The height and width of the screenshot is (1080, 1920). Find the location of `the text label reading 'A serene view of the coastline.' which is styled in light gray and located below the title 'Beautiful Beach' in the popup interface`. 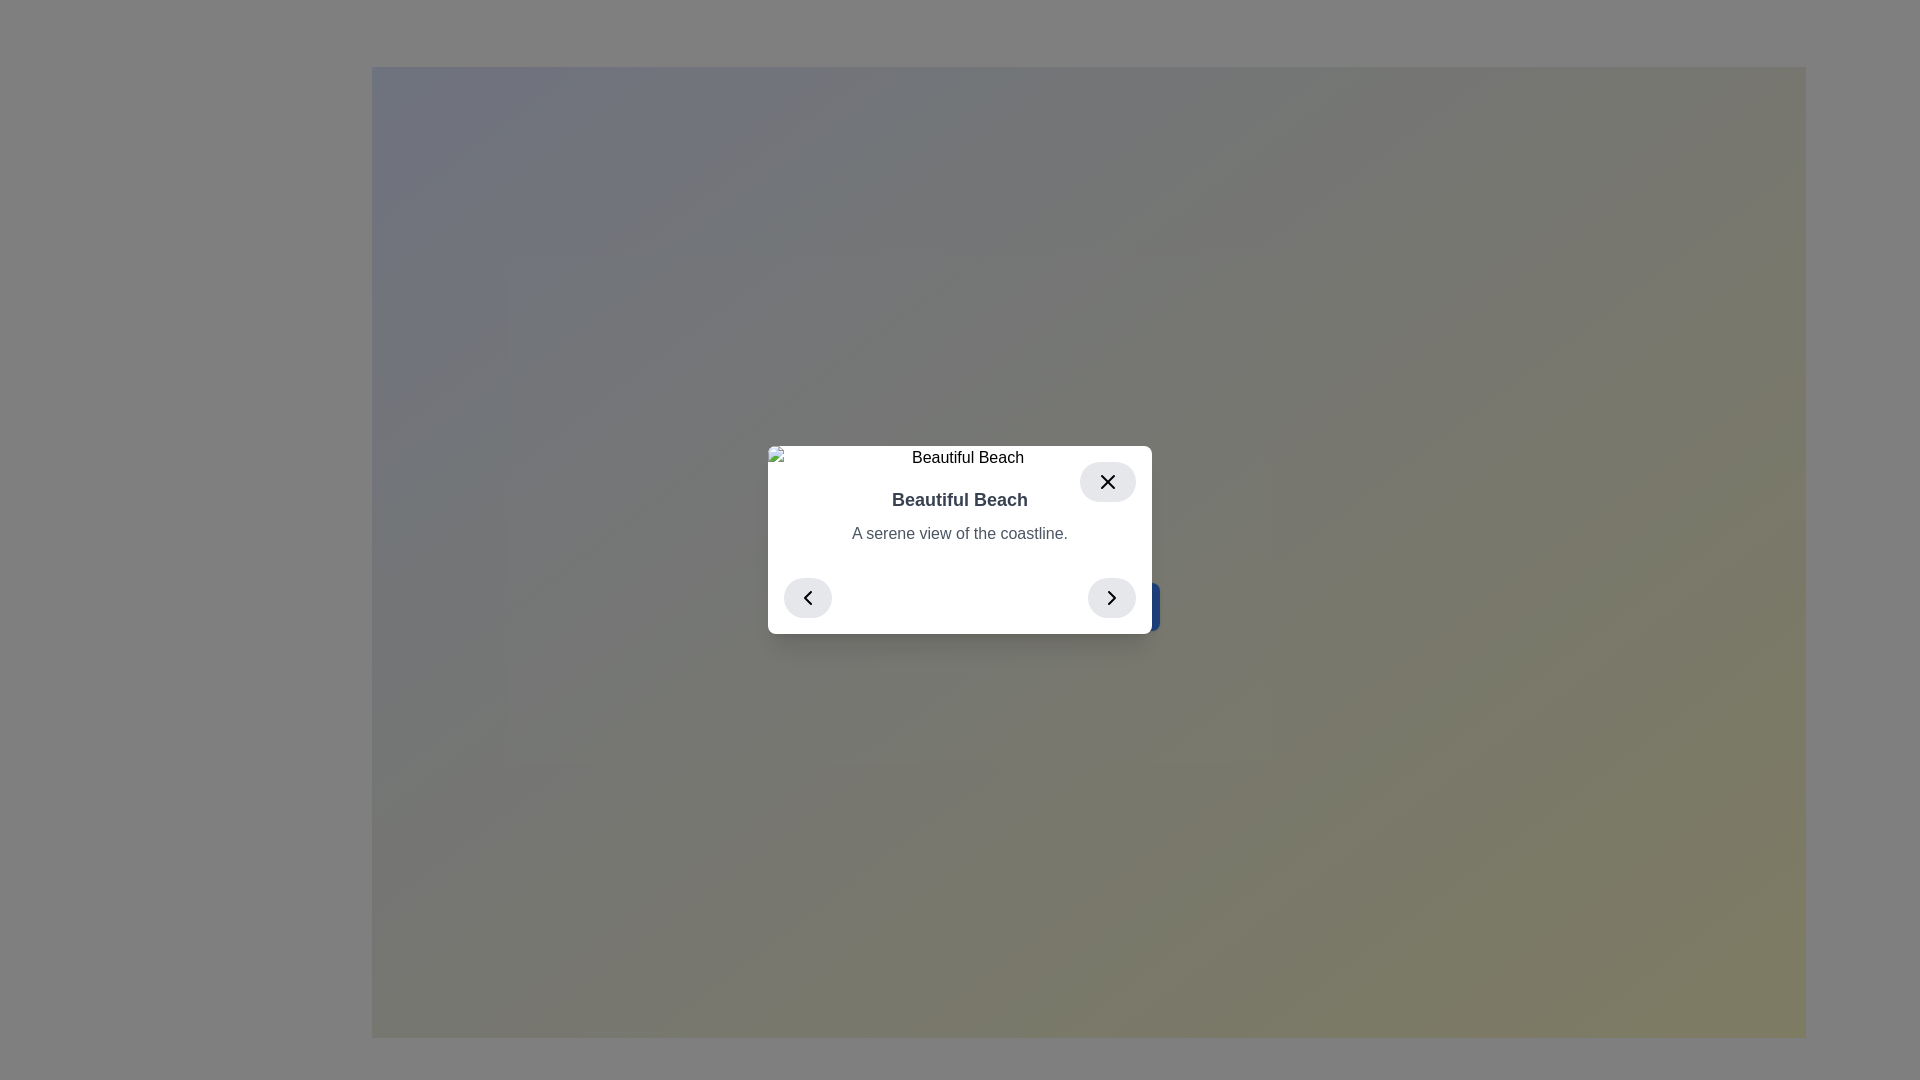

the text label reading 'A serene view of the coastline.' which is styled in light gray and located below the title 'Beautiful Beach' in the popup interface is located at coordinates (960, 532).